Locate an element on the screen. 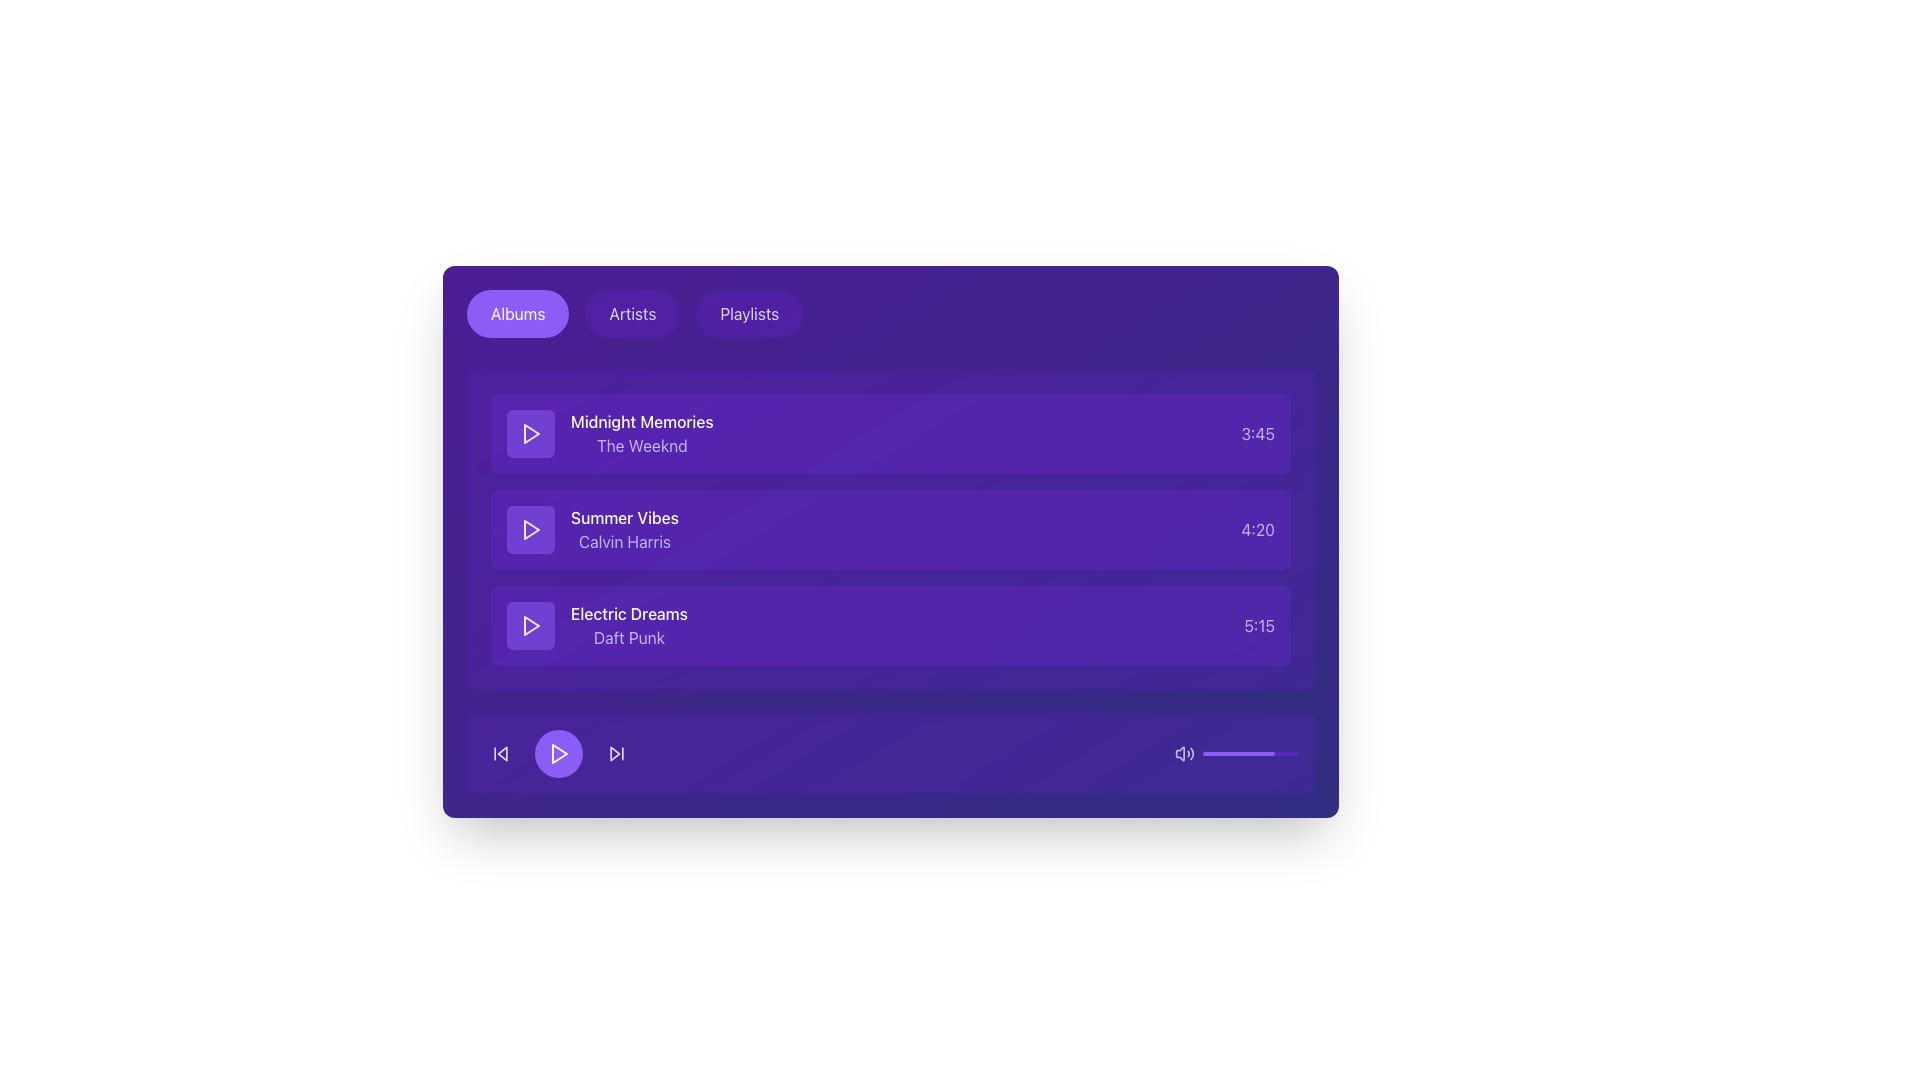 This screenshot has height=1080, width=1920. the volume level is located at coordinates (1286, 753).